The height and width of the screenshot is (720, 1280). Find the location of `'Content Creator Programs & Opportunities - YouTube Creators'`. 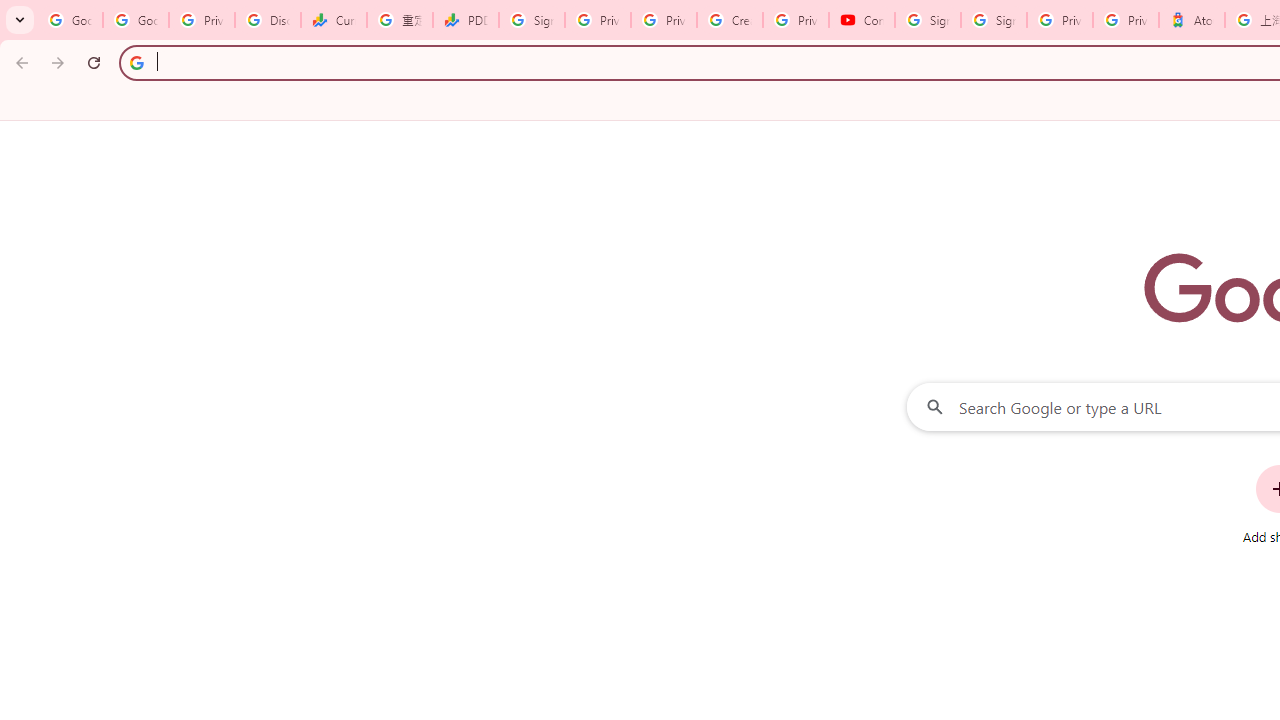

'Content Creator Programs & Opportunities - YouTube Creators' is located at coordinates (862, 20).